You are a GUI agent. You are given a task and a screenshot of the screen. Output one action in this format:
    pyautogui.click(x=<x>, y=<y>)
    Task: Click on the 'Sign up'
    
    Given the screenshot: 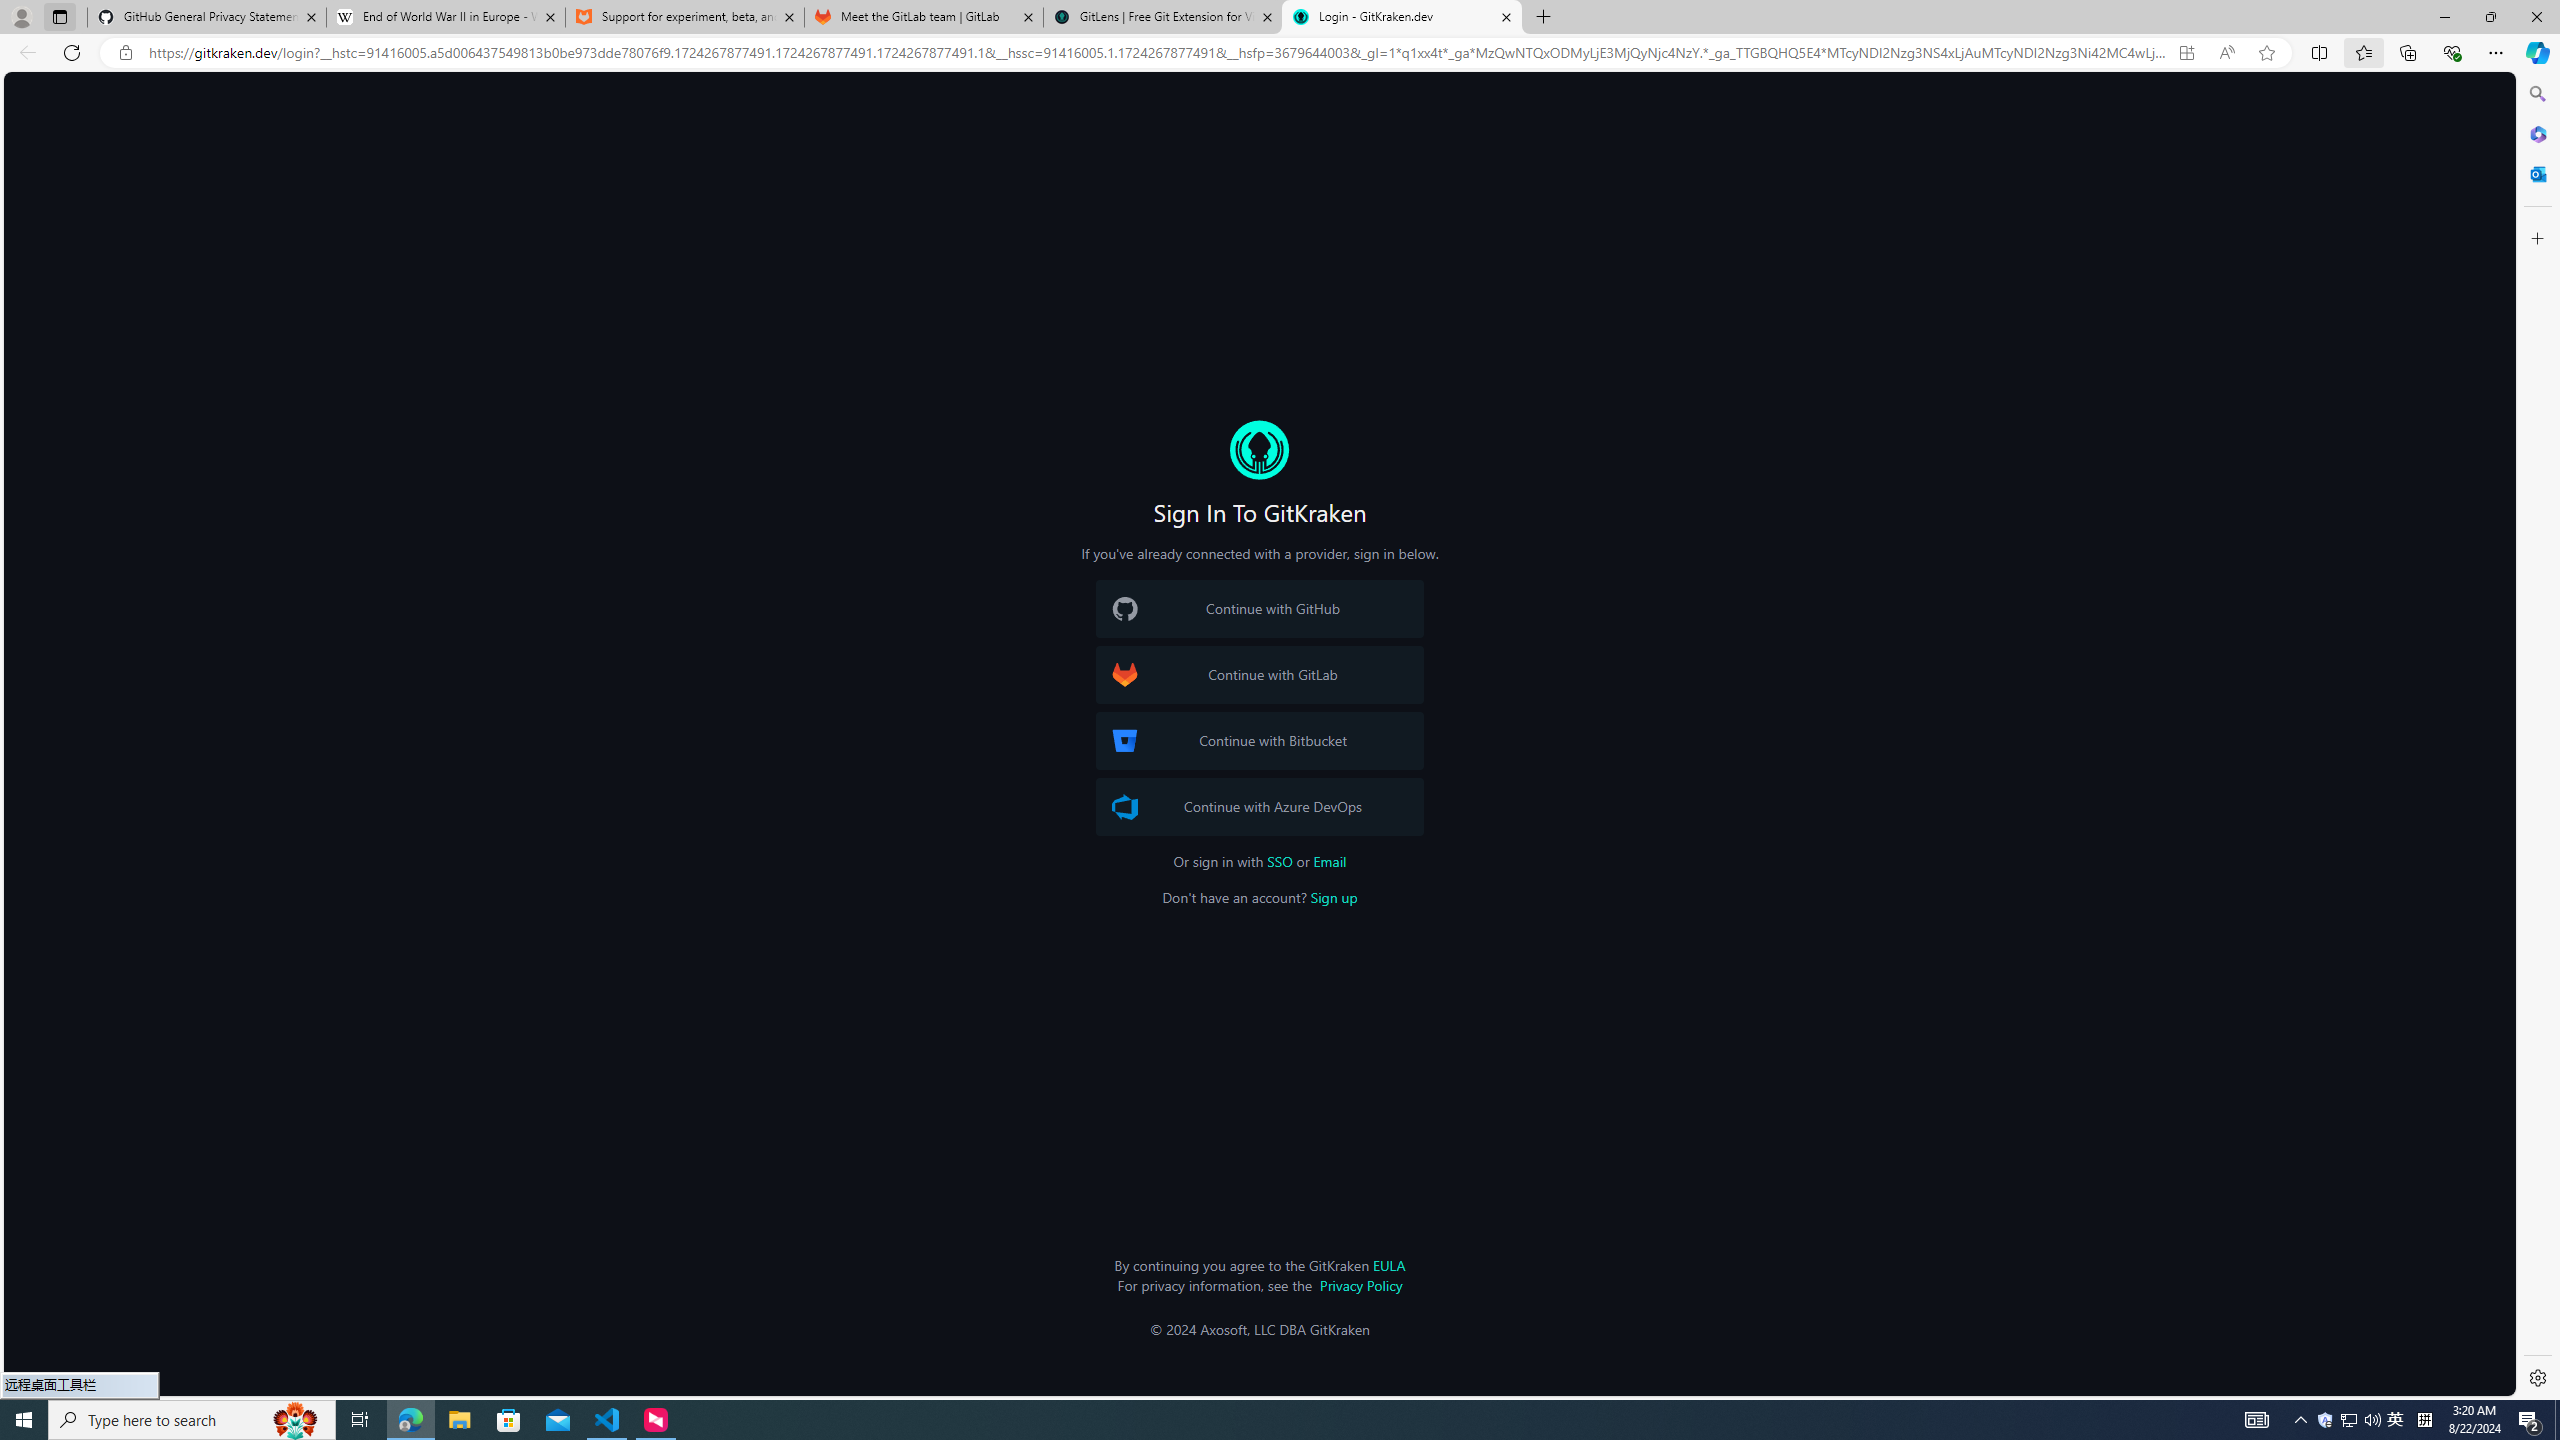 What is the action you would take?
    pyautogui.click(x=1332, y=896)
    